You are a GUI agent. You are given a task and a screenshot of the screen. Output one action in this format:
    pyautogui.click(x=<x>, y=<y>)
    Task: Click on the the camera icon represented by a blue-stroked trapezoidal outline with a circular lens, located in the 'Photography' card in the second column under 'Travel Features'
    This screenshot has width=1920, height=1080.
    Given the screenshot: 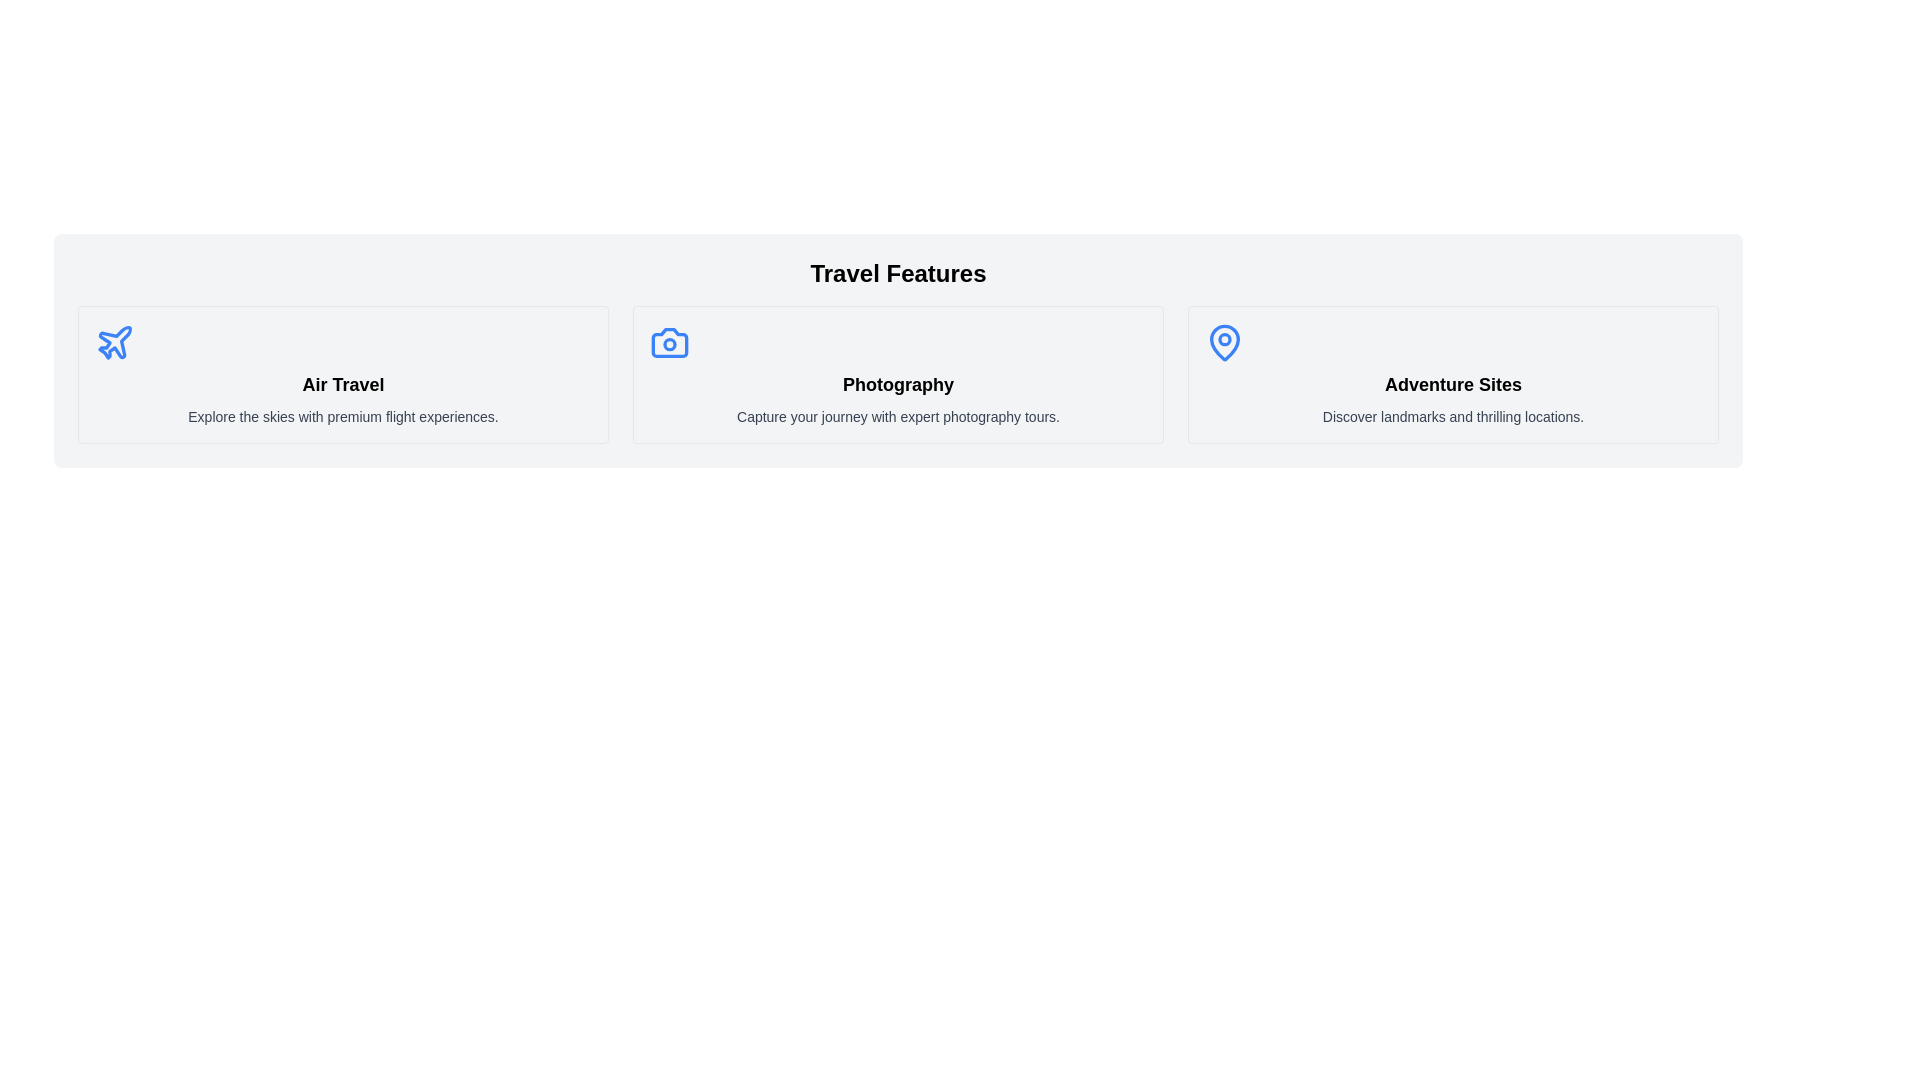 What is the action you would take?
    pyautogui.click(x=670, y=342)
    